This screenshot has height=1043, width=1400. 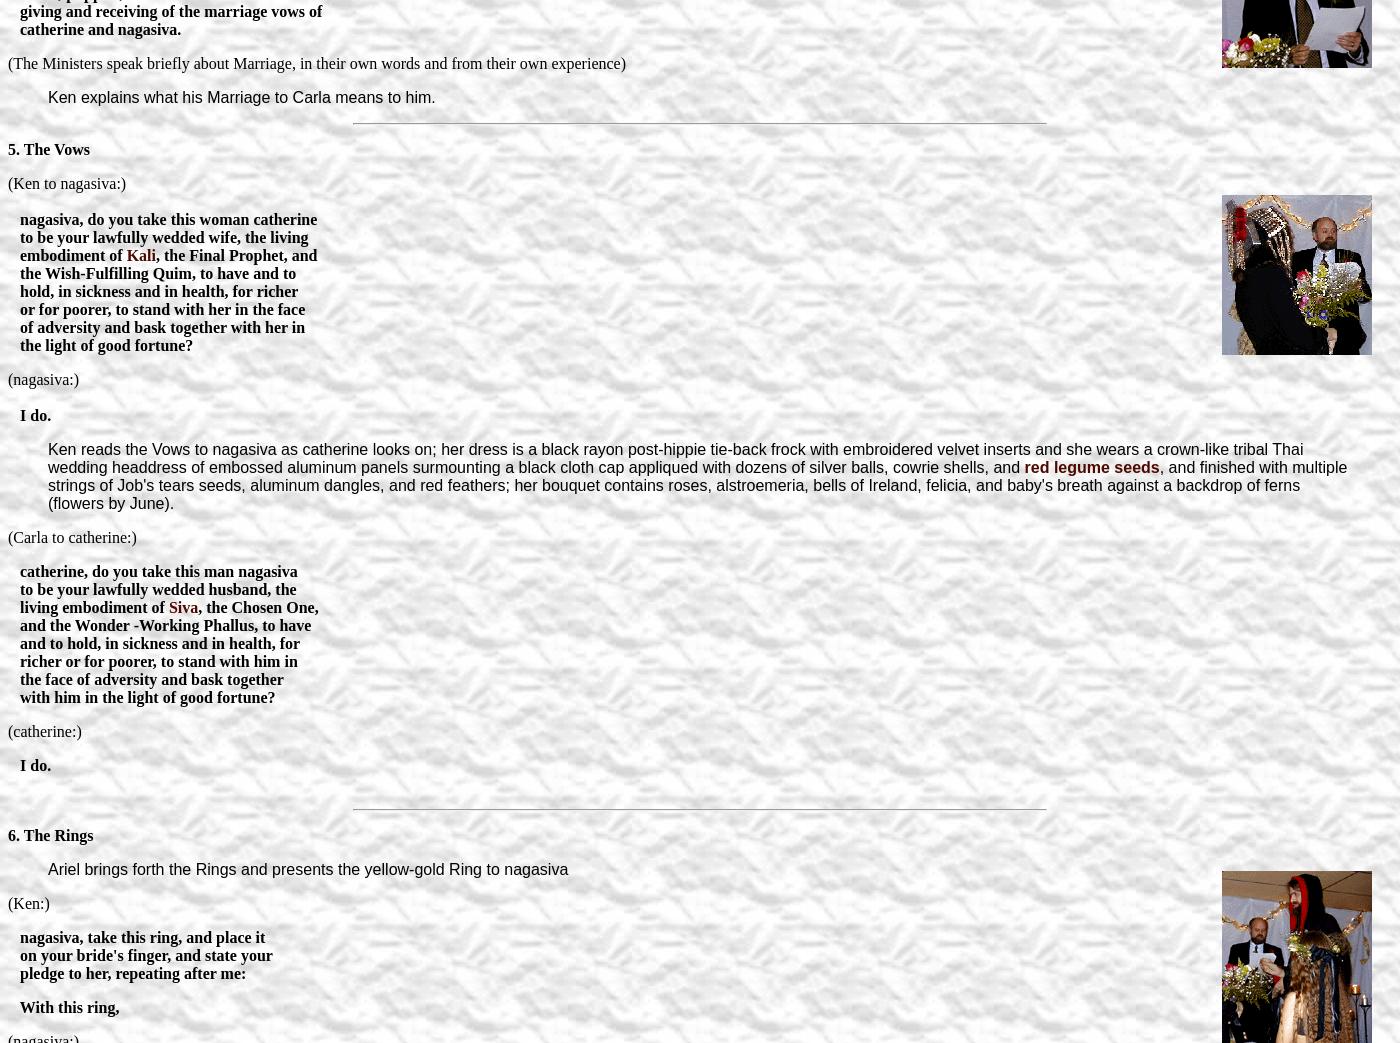 I want to click on '(Ken:)', so click(x=28, y=901).